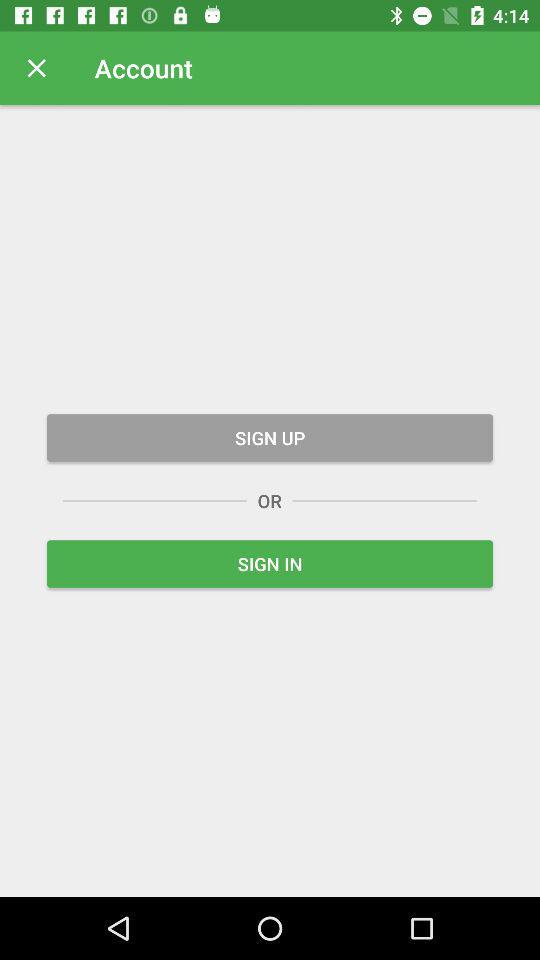 The height and width of the screenshot is (960, 540). I want to click on the sign in item, so click(270, 564).